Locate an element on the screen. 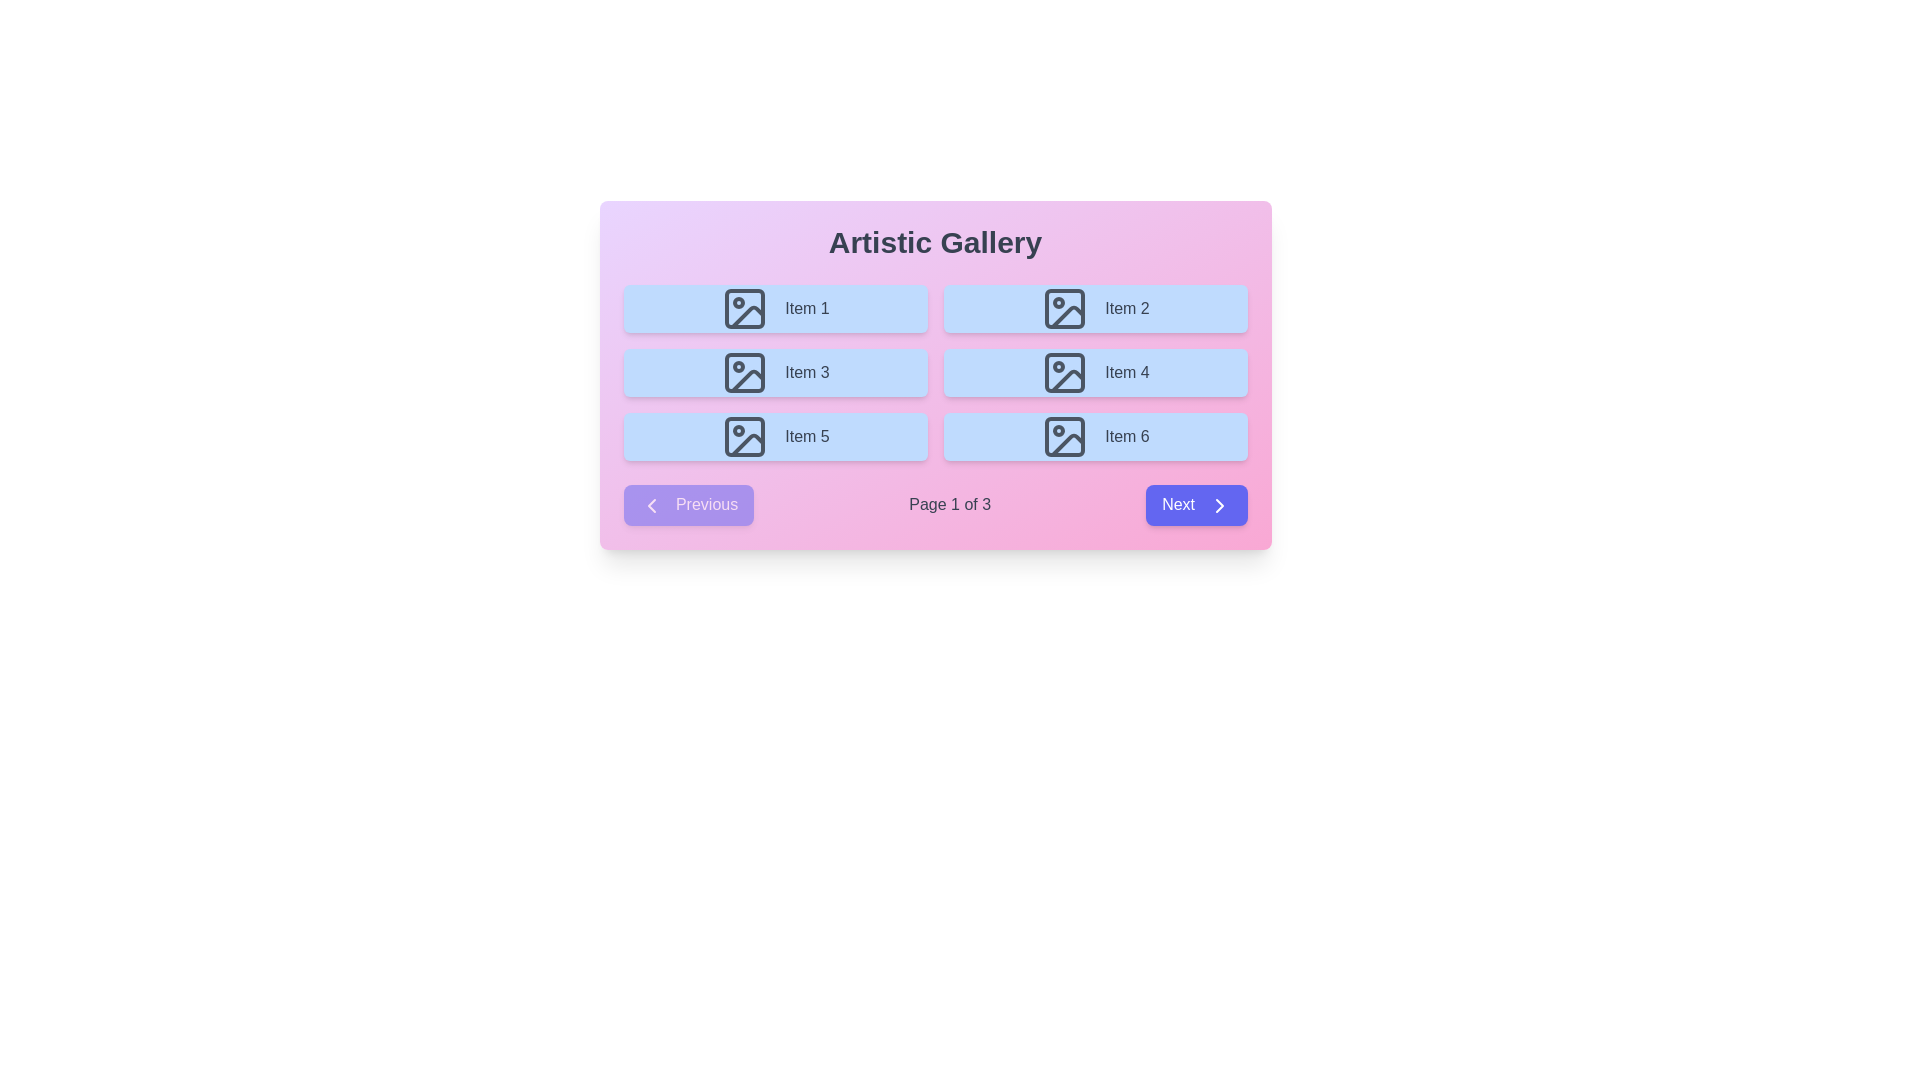 This screenshot has width=1920, height=1080. the visual representation of the SVG icon depicting an image symbol, styled with a gray stroke, located within the top-left section of 'Item 1' is located at coordinates (744, 308).